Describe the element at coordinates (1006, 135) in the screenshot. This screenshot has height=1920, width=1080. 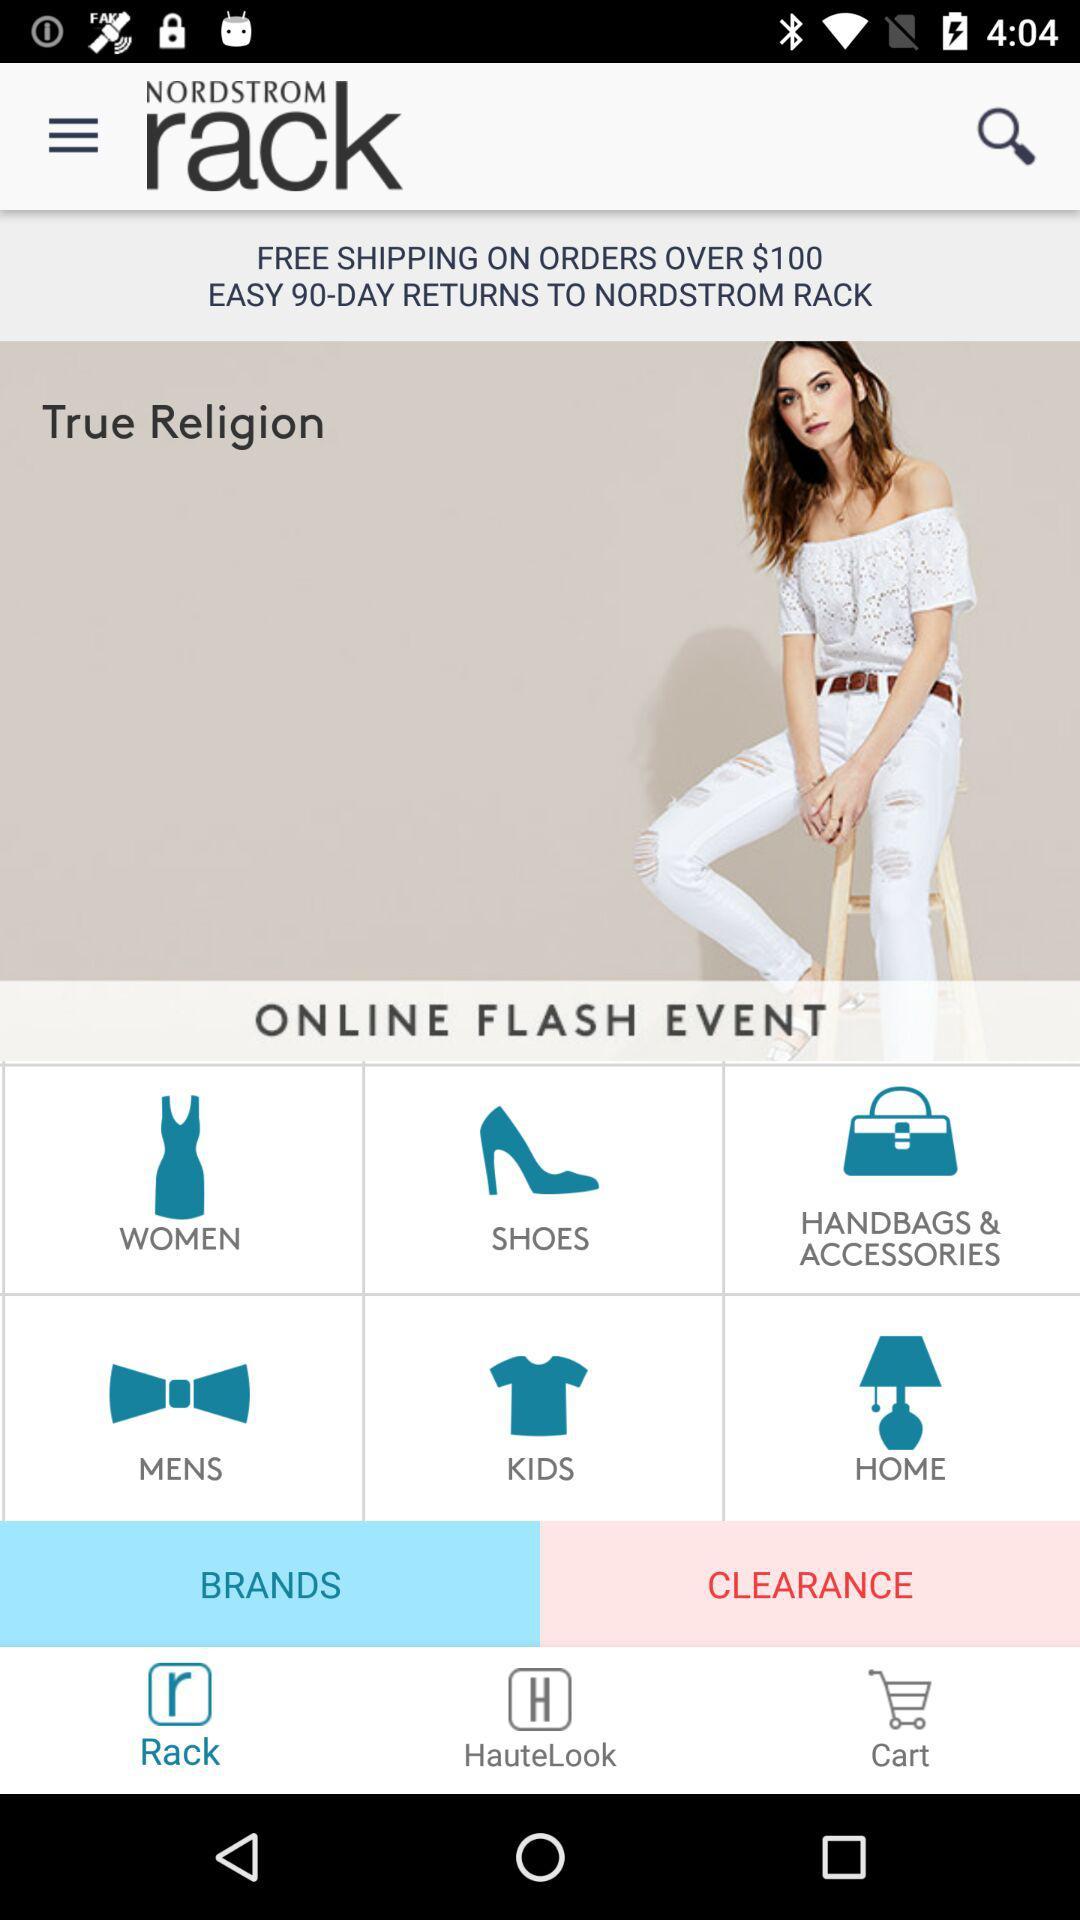
I see `the item to the right of the free shipping on` at that location.